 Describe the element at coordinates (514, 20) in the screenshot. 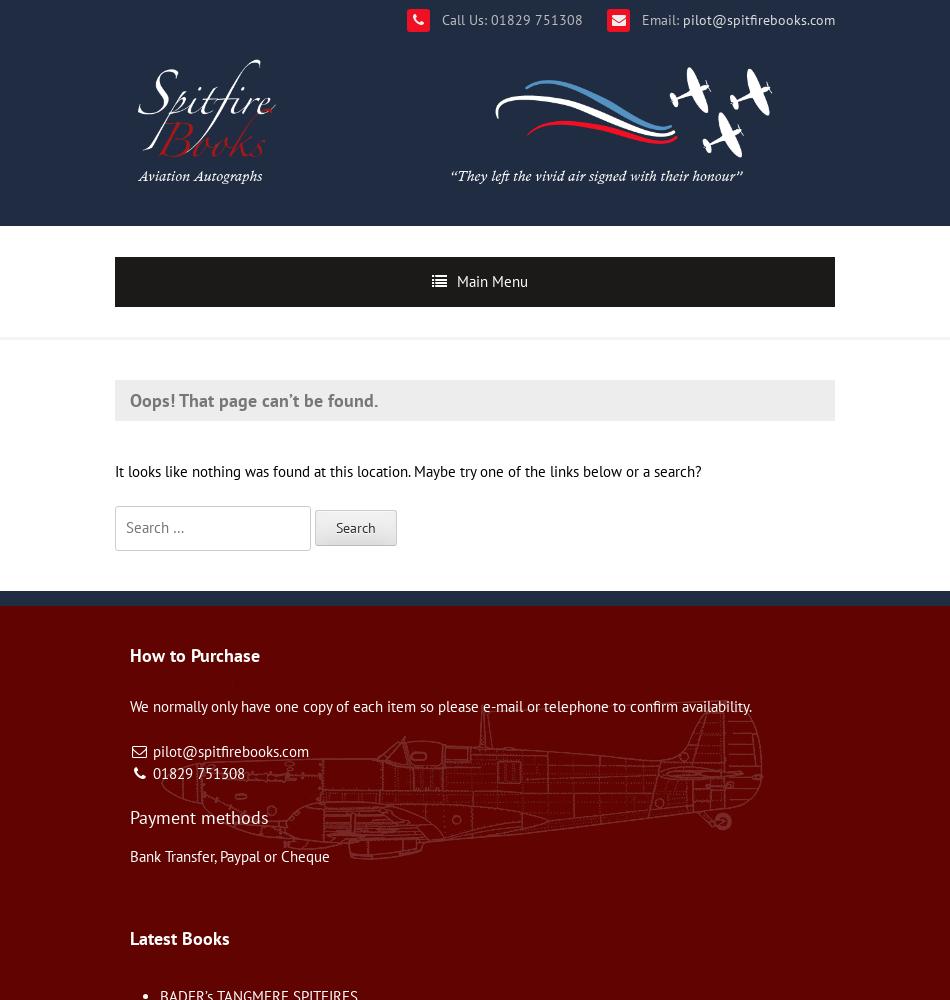

I see `'Call Us: 01829 751308'` at that location.